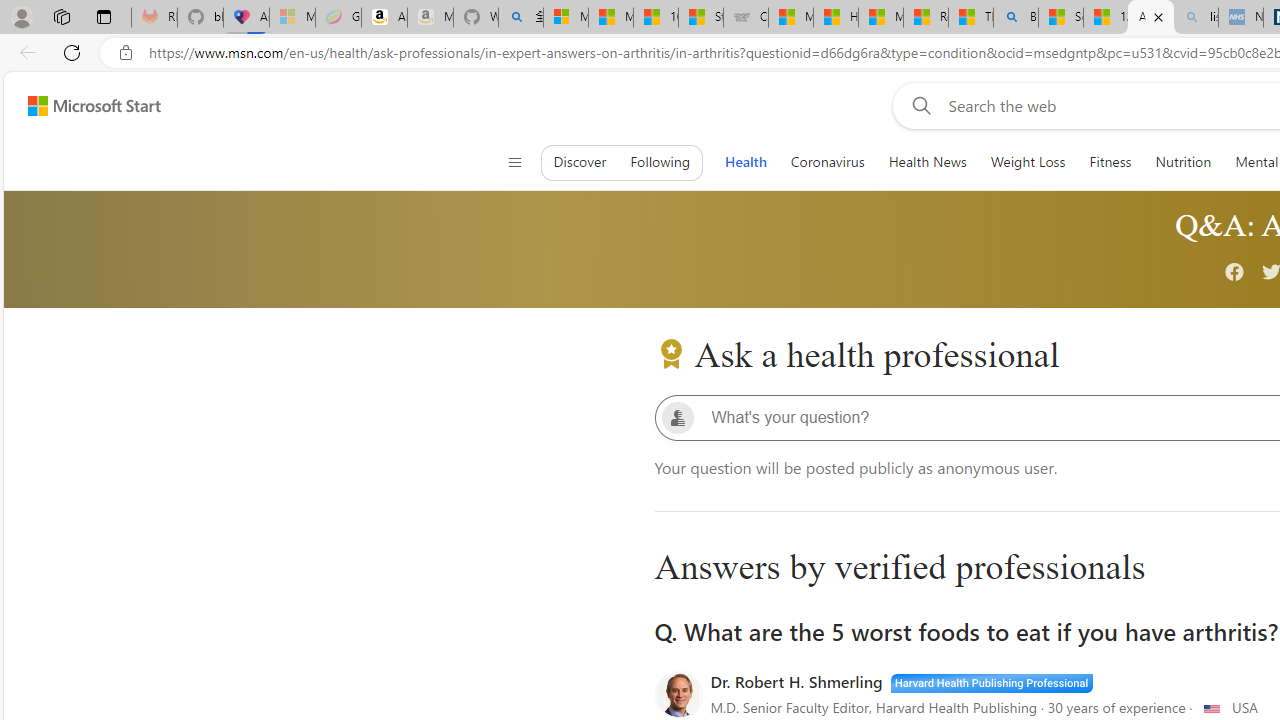 Image resolution: width=1280 pixels, height=720 pixels. Describe the element at coordinates (991, 680) in the screenshot. I see `'Harvard health publishing professional'` at that location.